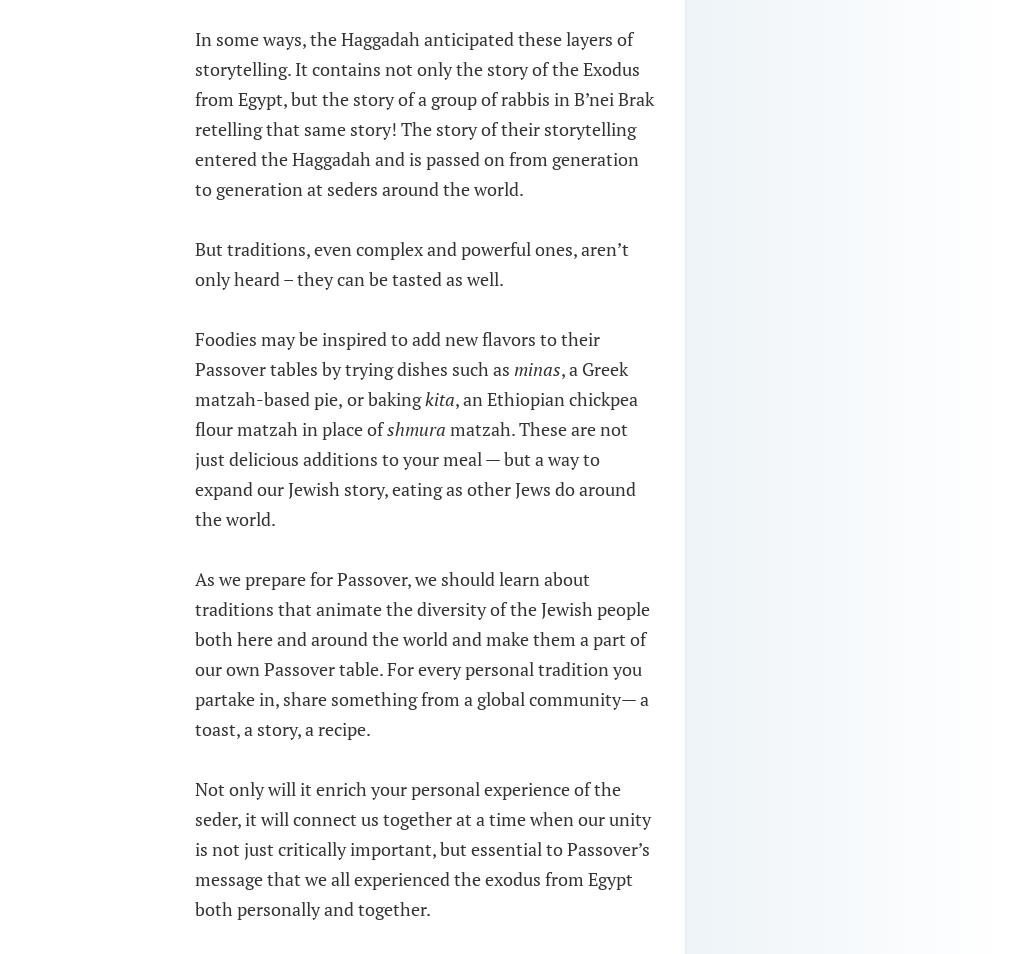 The height and width of the screenshot is (954, 1030). I want to click on 'Foodies may be inspired to add new flavors to their Passover tables by trying dishes such as', so click(397, 354).